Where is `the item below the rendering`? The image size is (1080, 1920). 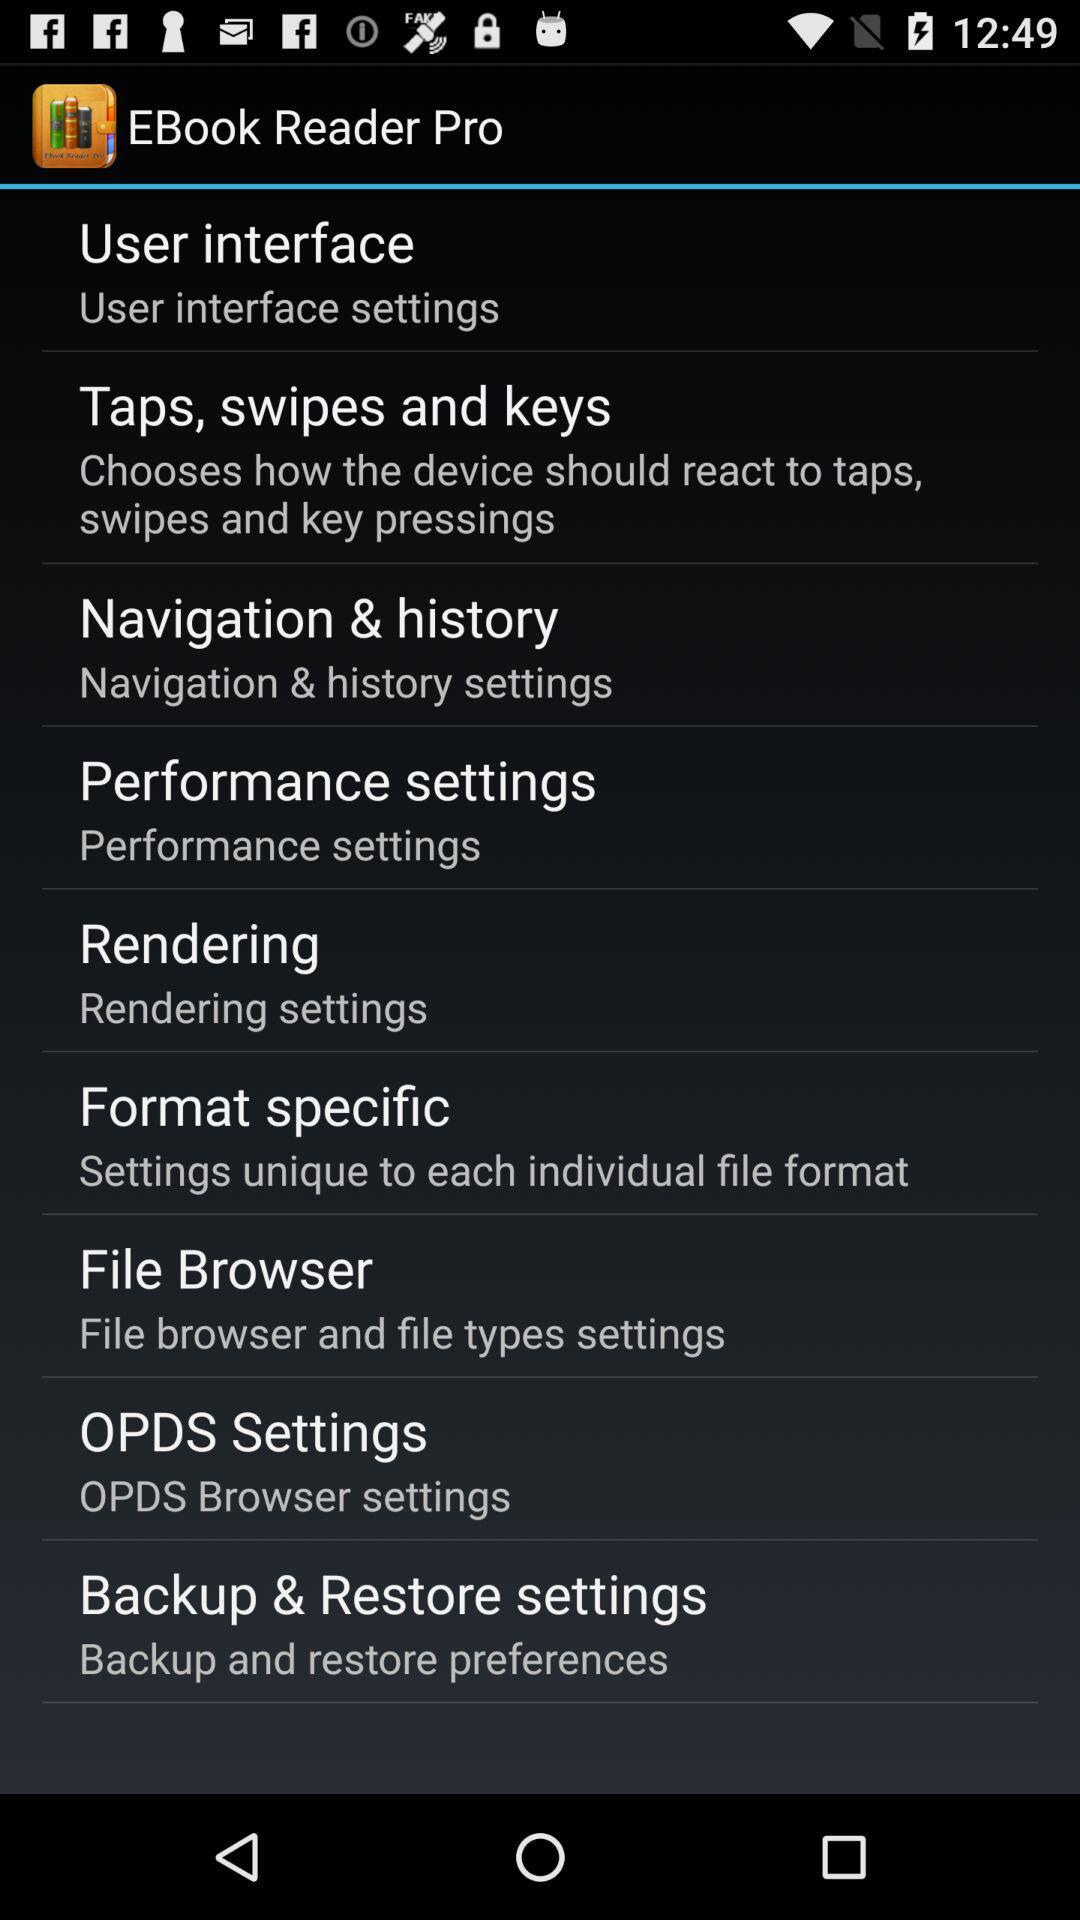 the item below the rendering is located at coordinates (252, 1006).